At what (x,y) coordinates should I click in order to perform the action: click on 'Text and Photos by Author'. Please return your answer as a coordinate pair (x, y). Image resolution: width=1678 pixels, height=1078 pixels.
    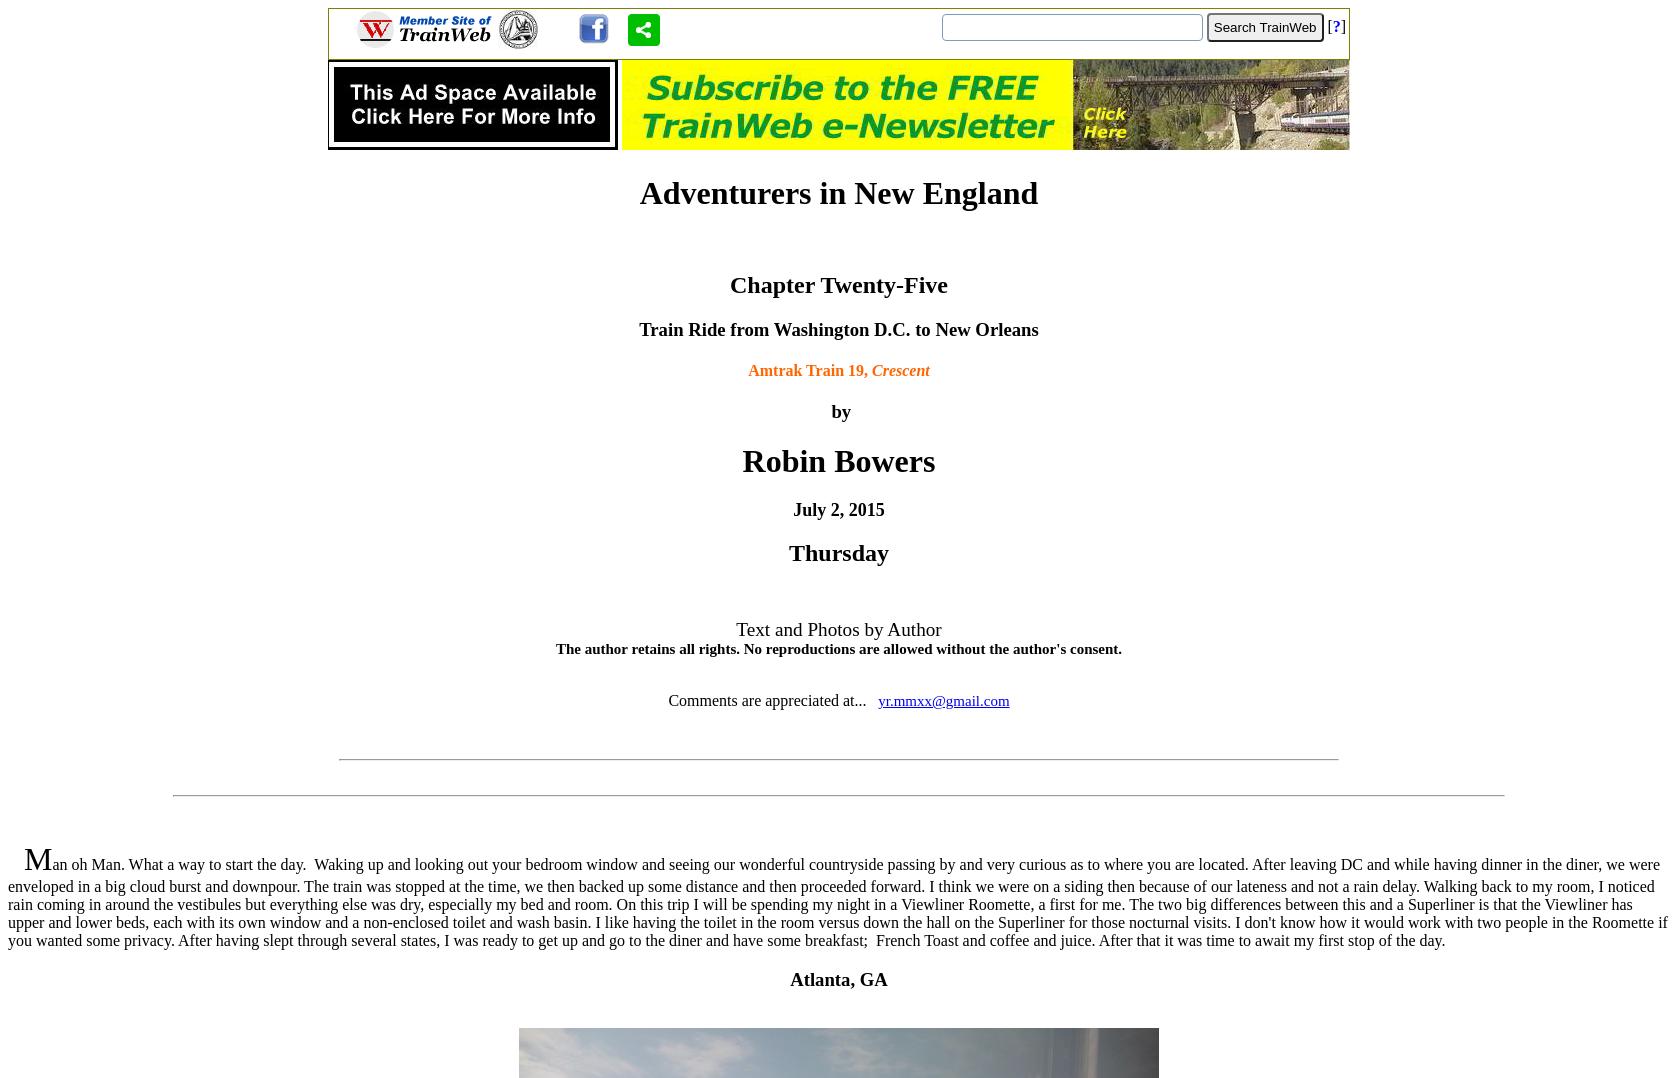
    Looking at the image, I should click on (734, 628).